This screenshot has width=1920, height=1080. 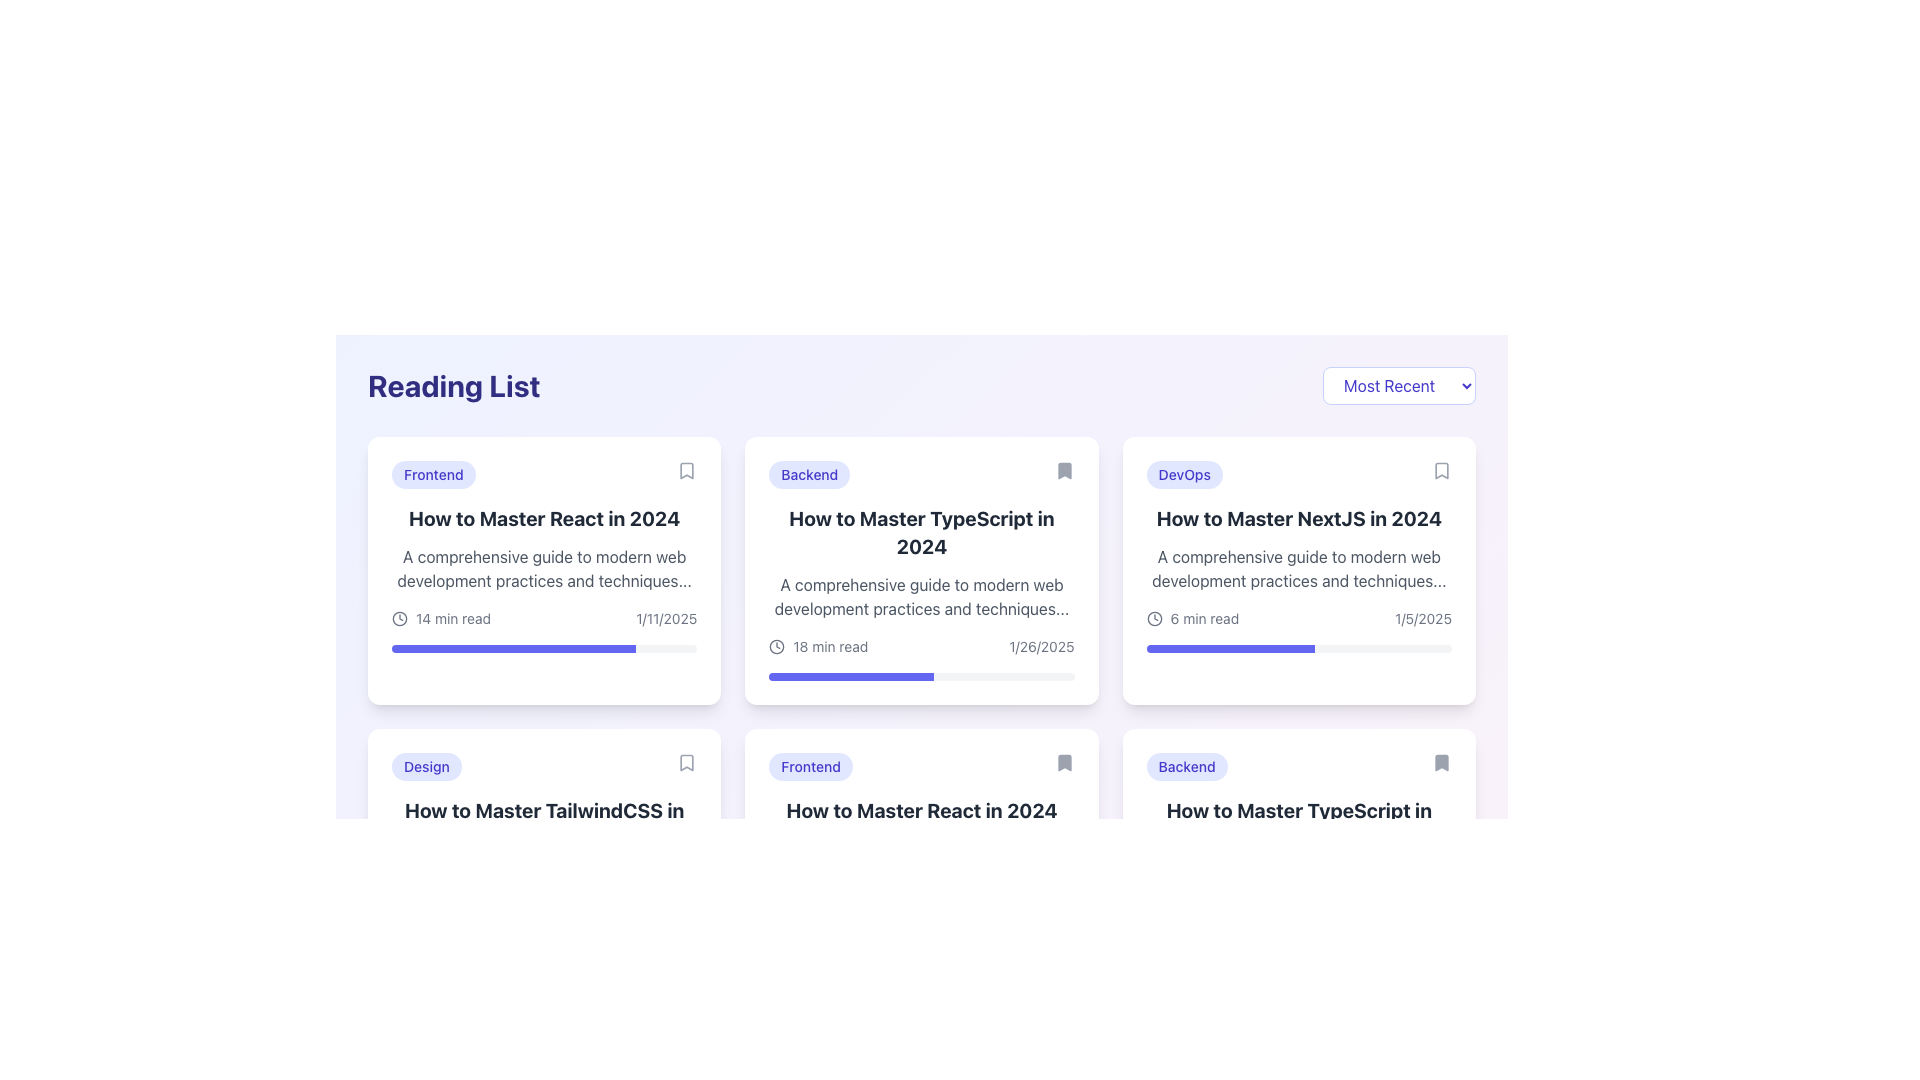 What do you see at coordinates (1299, 570) in the screenshot?
I see `the third card in the 'Reading List' section, which has a purple 'DevOps' label and a headline 'How to Master NextJS in 2024'` at bounding box center [1299, 570].